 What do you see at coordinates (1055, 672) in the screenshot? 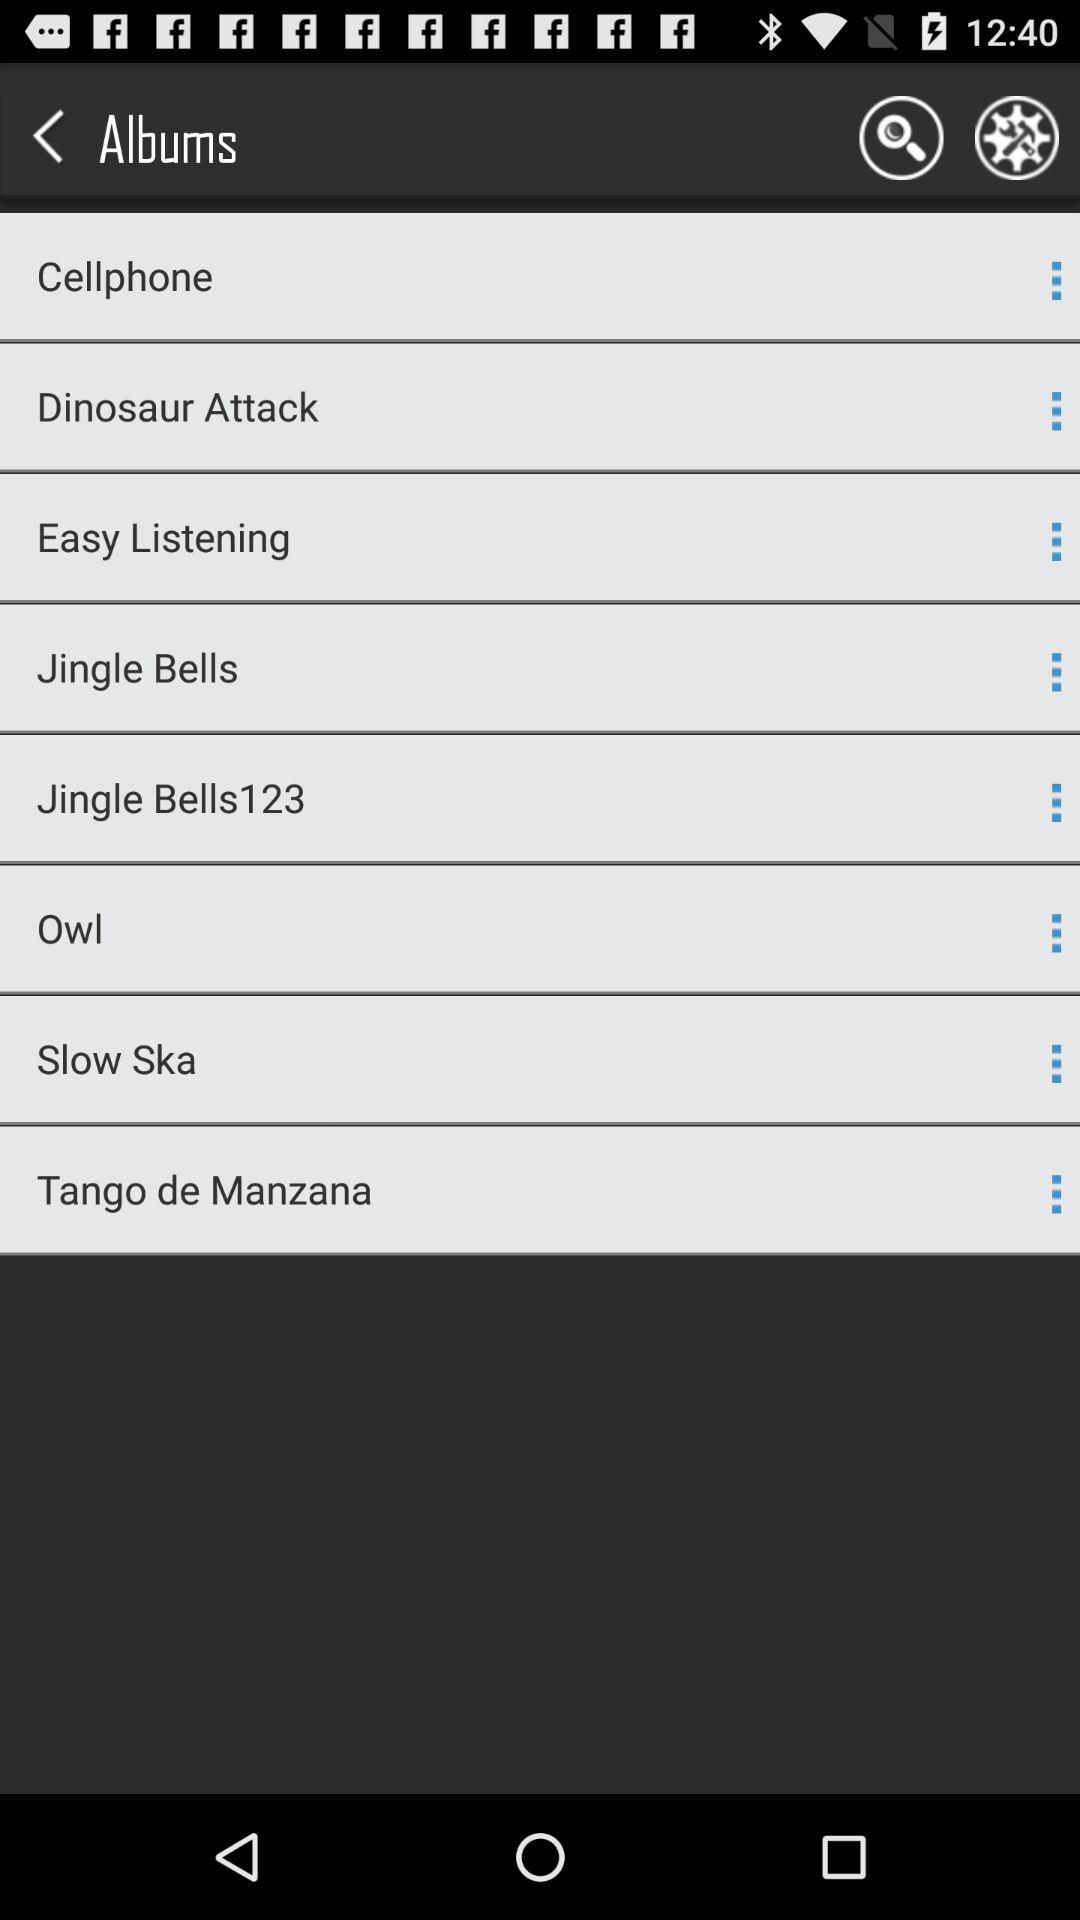
I see `app next to the jingle bells item` at bounding box center [1055, 672].